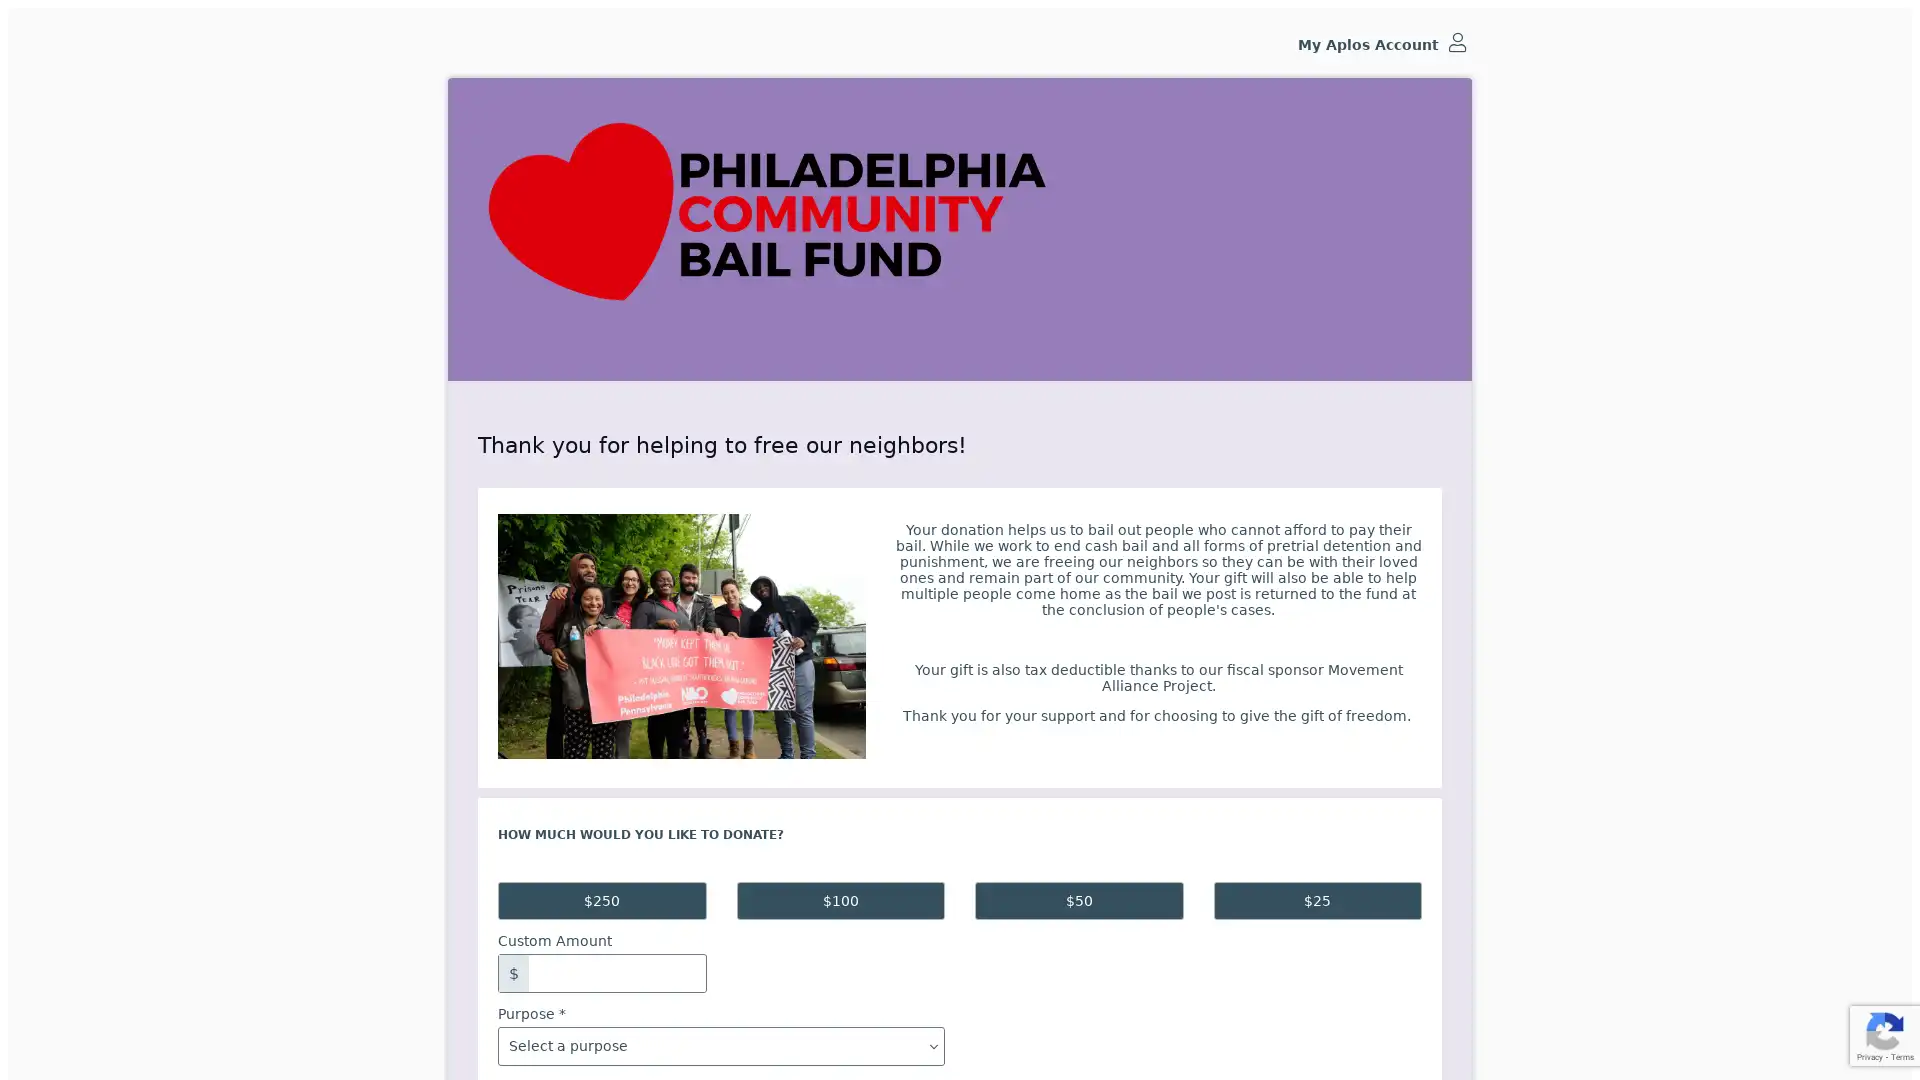 The width and height of the screenshot is (1920, 1080). What do you see at coordinates (840, 901) in the screenshot?
I see `$100` at bounding box center [840, 901].